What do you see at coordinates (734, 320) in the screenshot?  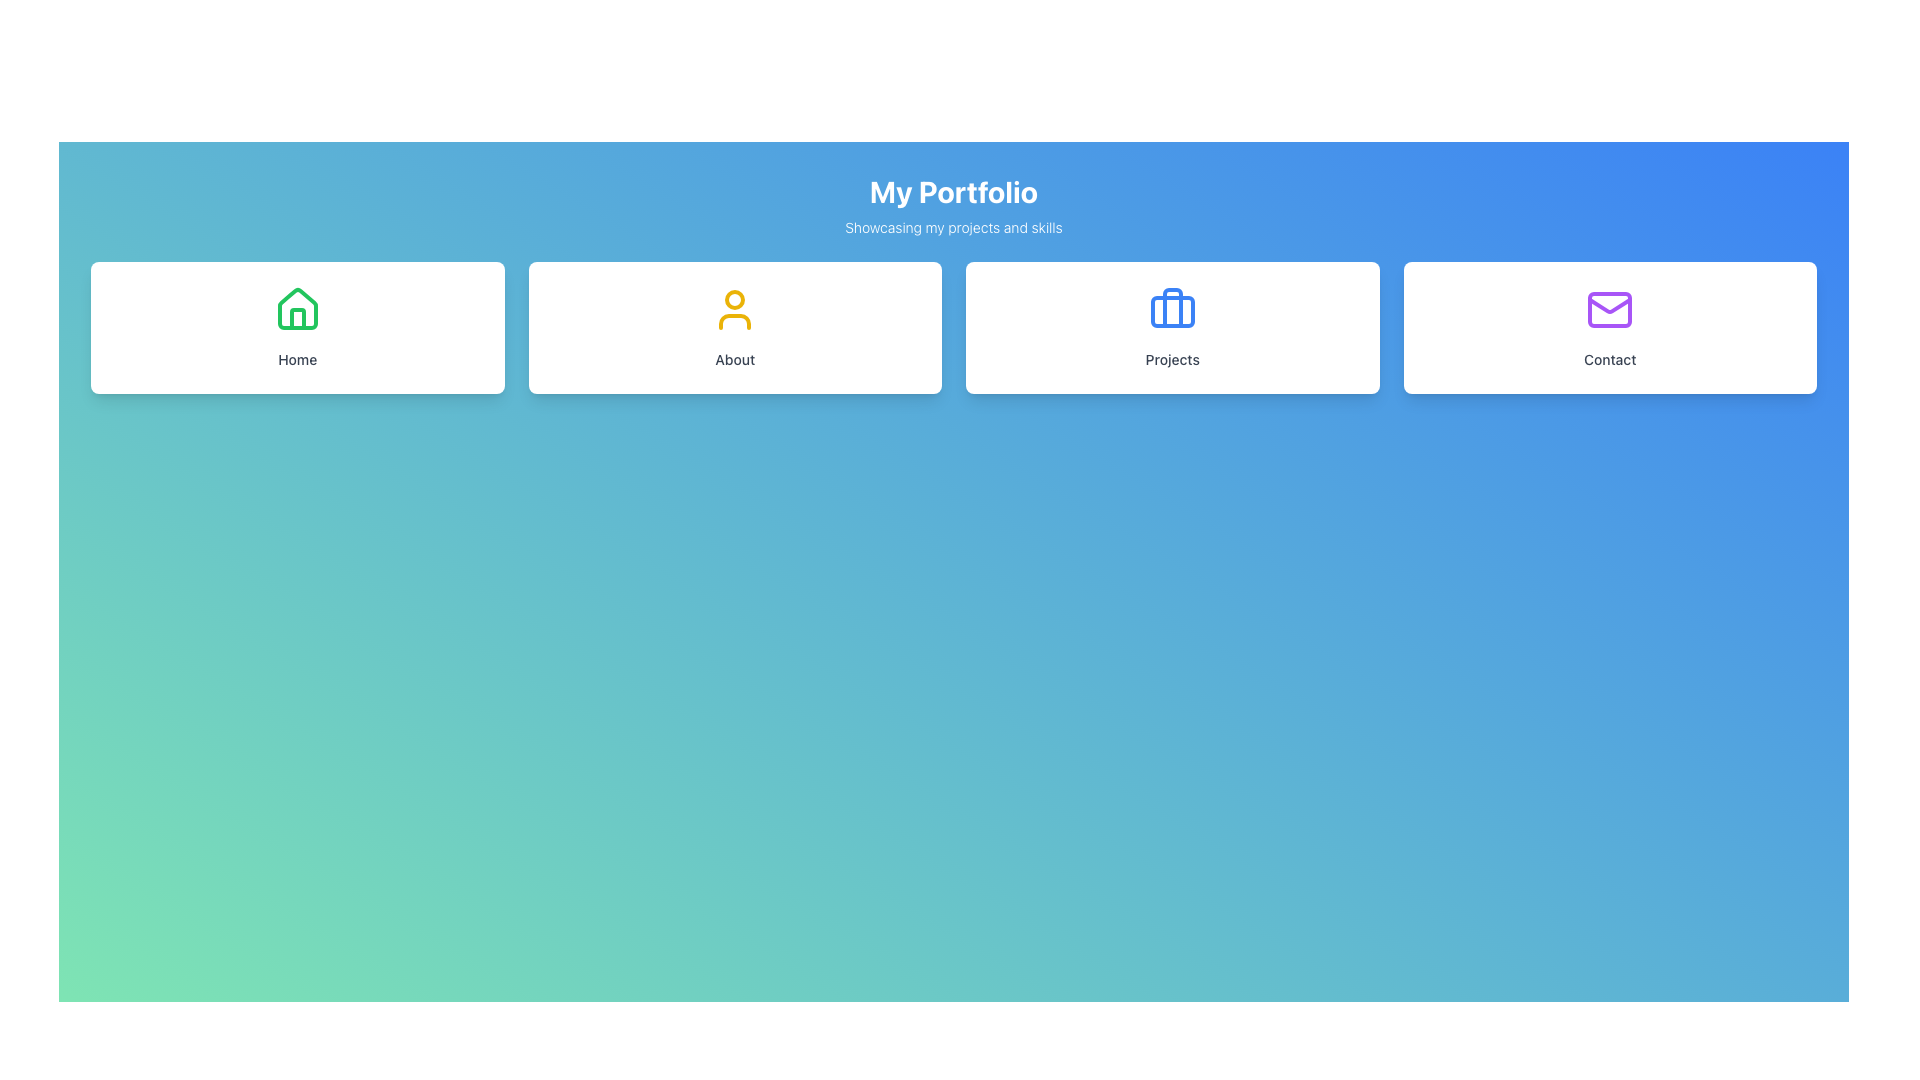 I see `the static SVG graphical element located in the lower section of the 'About' card, which is the second card in the row of four under the 'My Portfolio' header` at bounding box center [734, 320].